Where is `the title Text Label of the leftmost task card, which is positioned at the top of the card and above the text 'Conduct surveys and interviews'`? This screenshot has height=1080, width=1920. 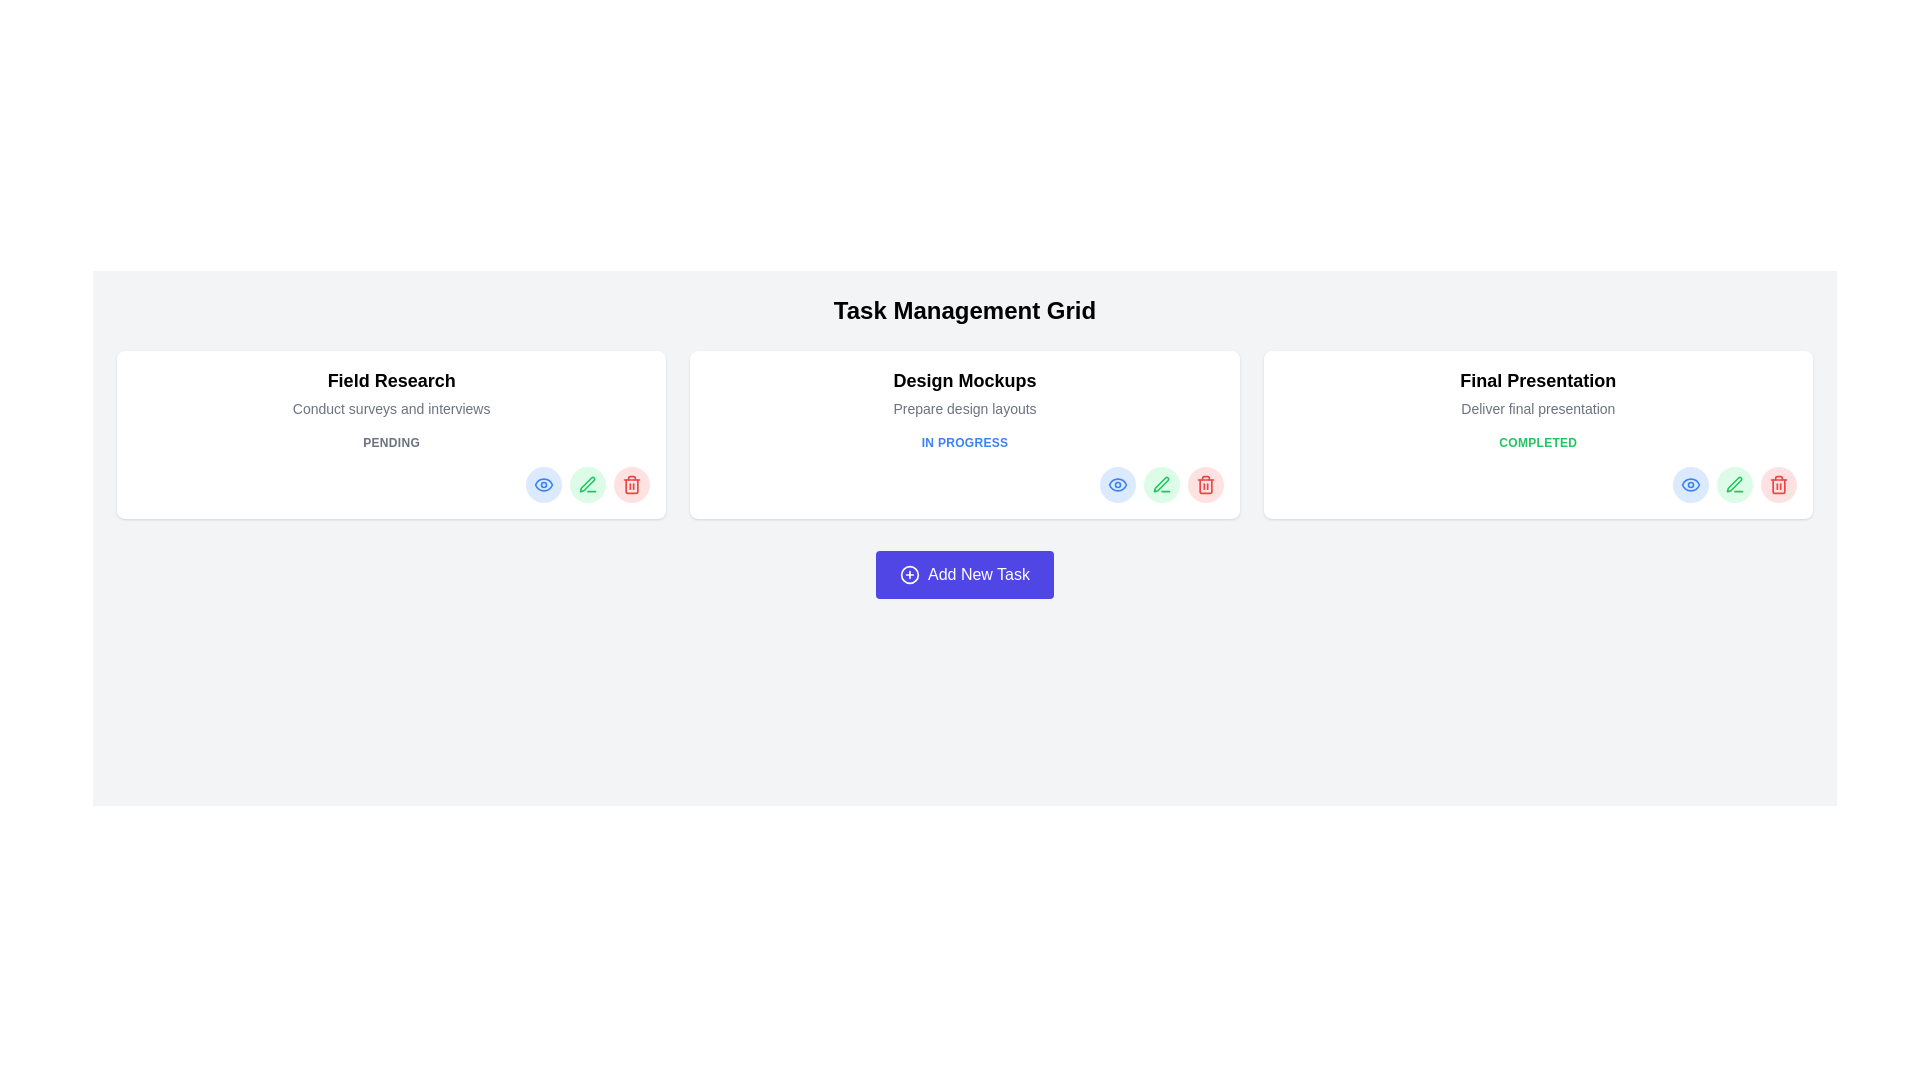 the title Text Label of the leftmost task card, which is positioned at the top of the card and above the text 'Conduct surveys and interviews' is located at coordinates (391, 381).